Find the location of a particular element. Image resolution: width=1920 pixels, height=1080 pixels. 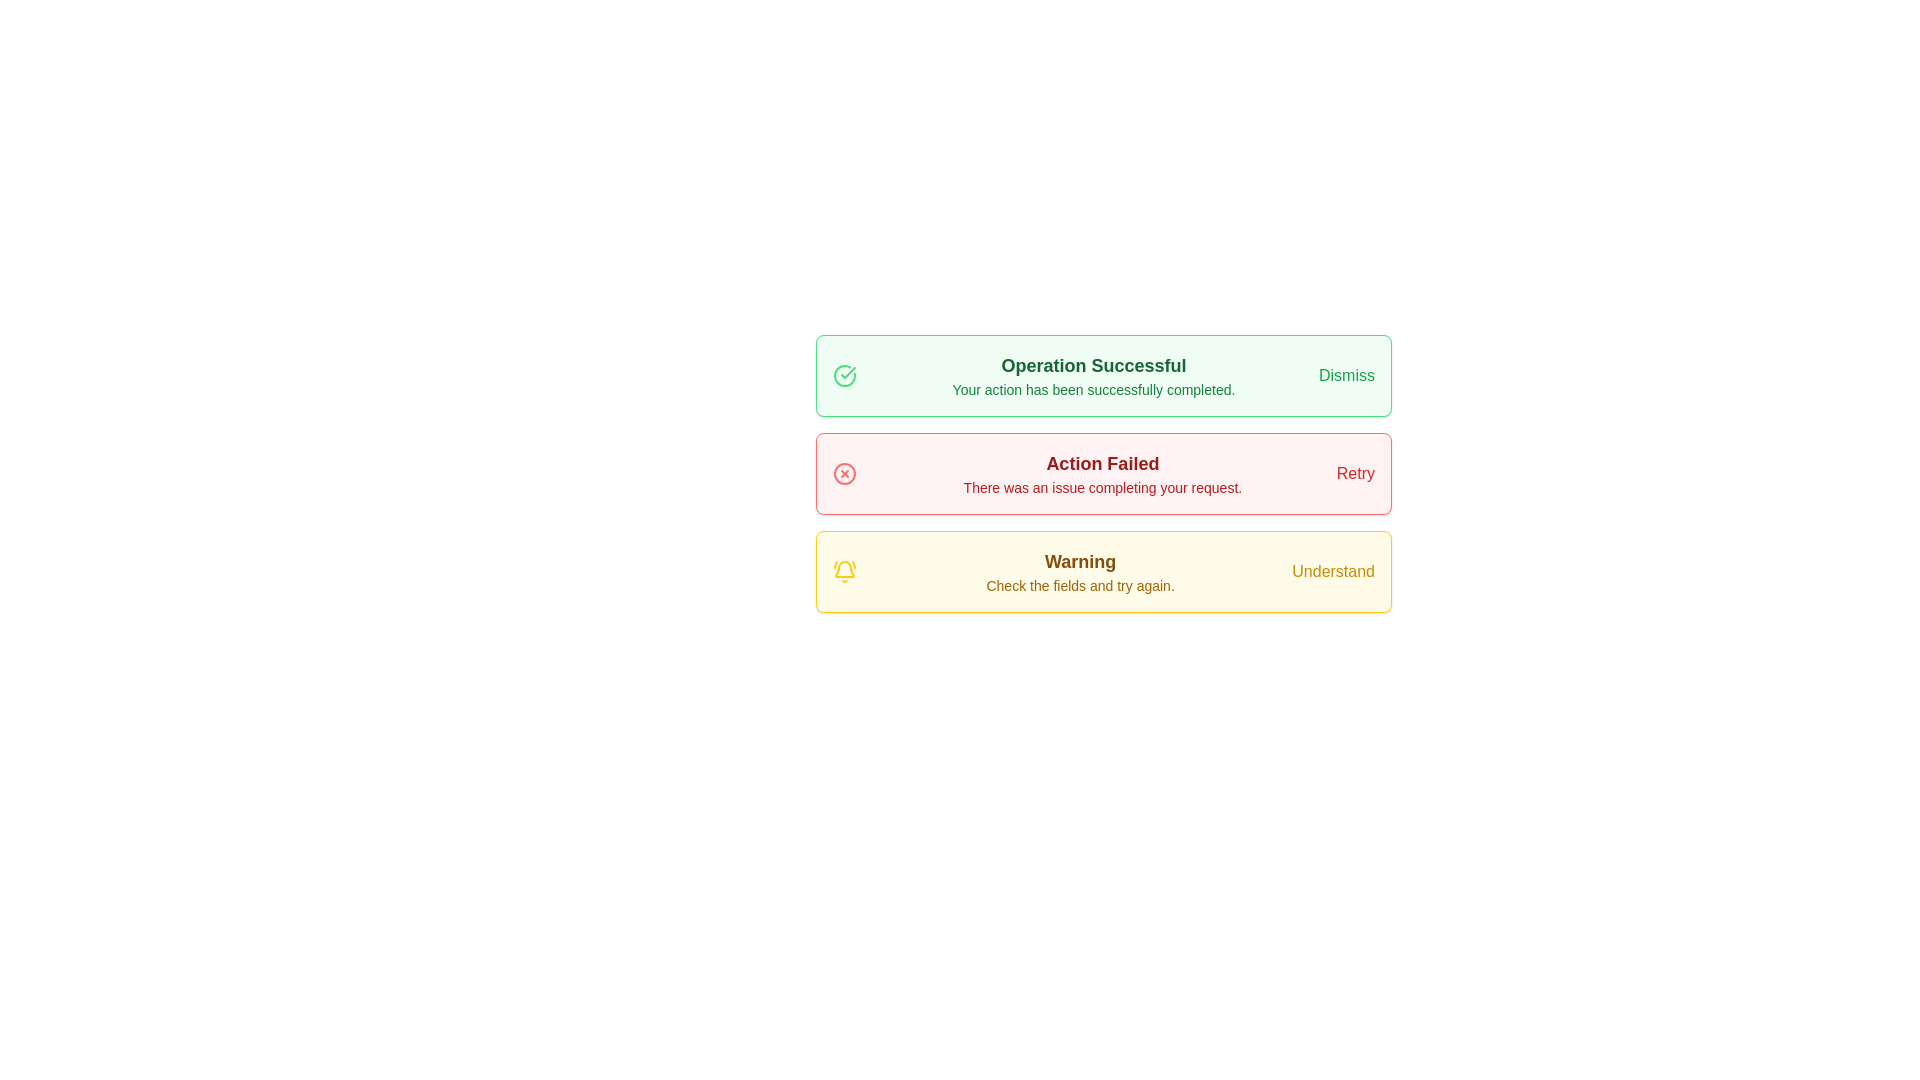

the 'Retry' button, which is a red button positioned next to the error message indicating 'Action Failed' is located at coordinates (1355, 474).